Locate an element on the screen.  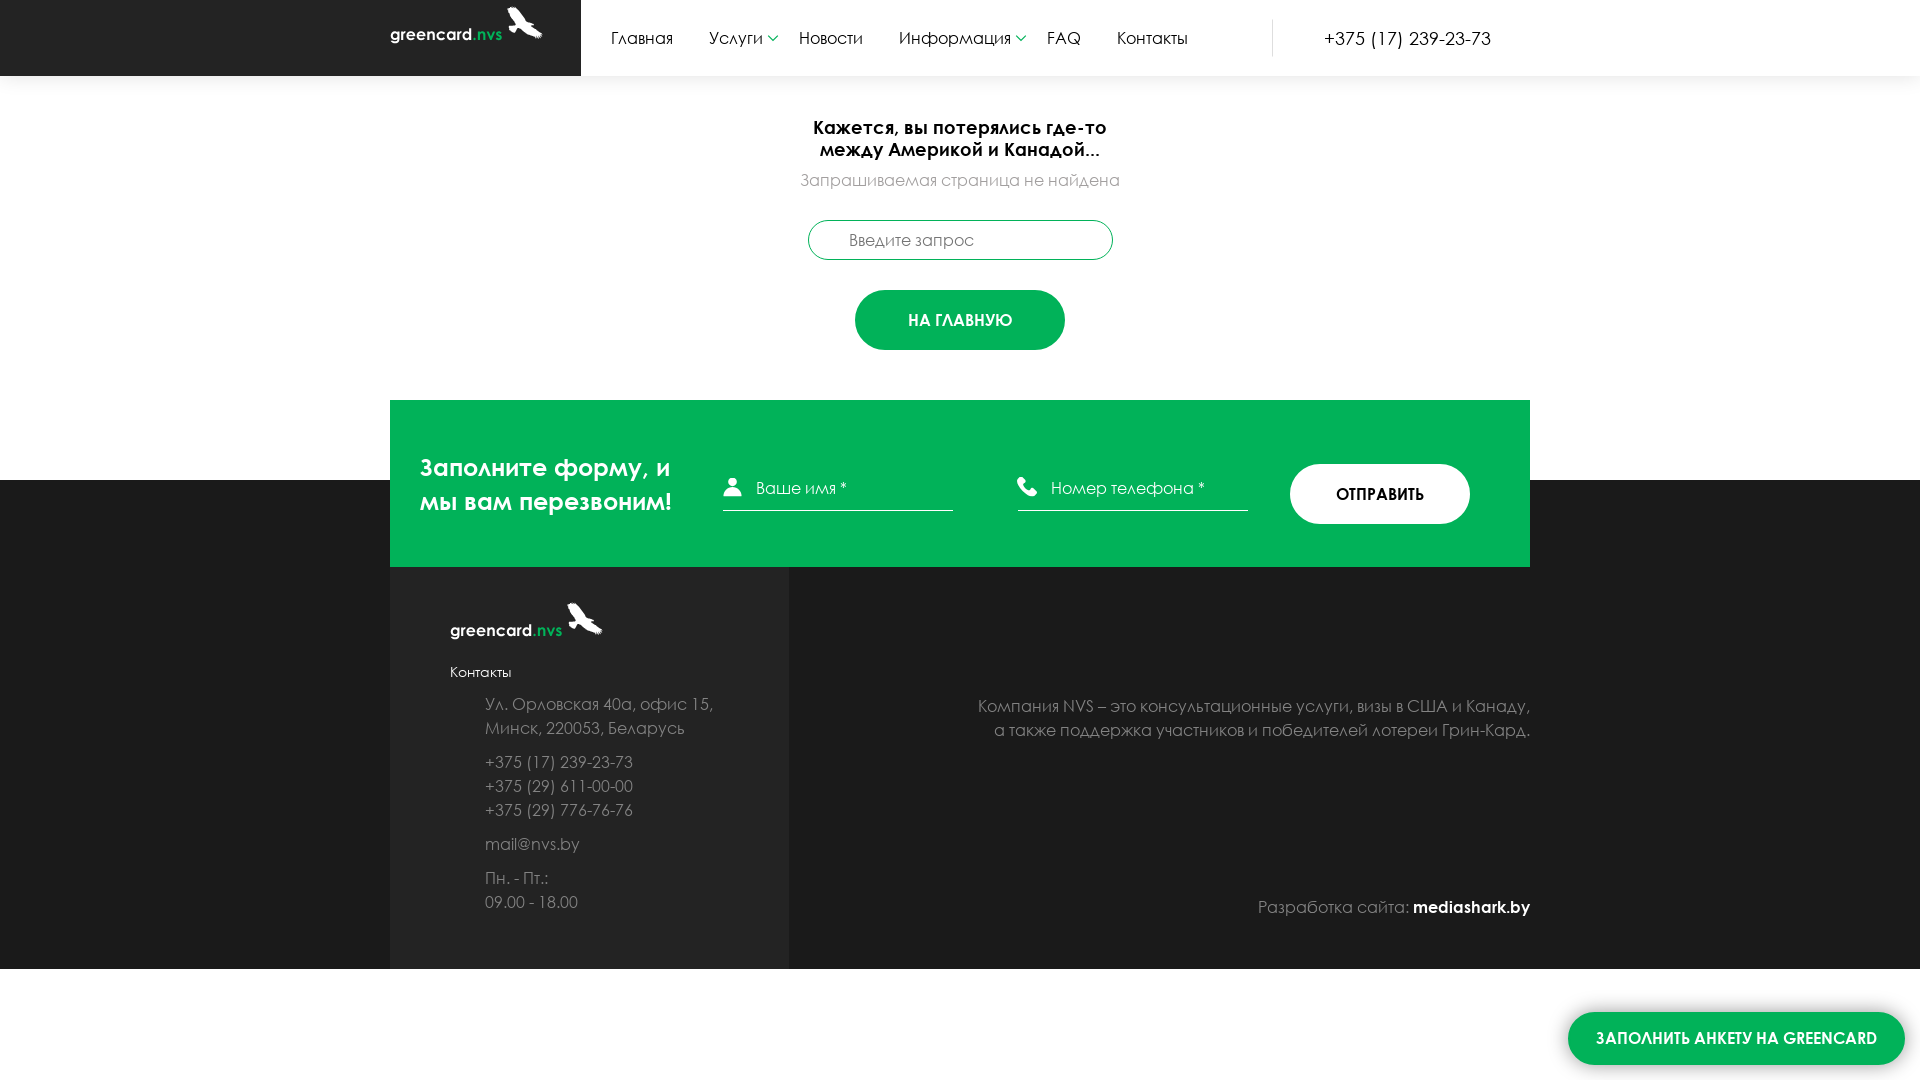
'mediashark.by' is located at coordinates (1411, 906).